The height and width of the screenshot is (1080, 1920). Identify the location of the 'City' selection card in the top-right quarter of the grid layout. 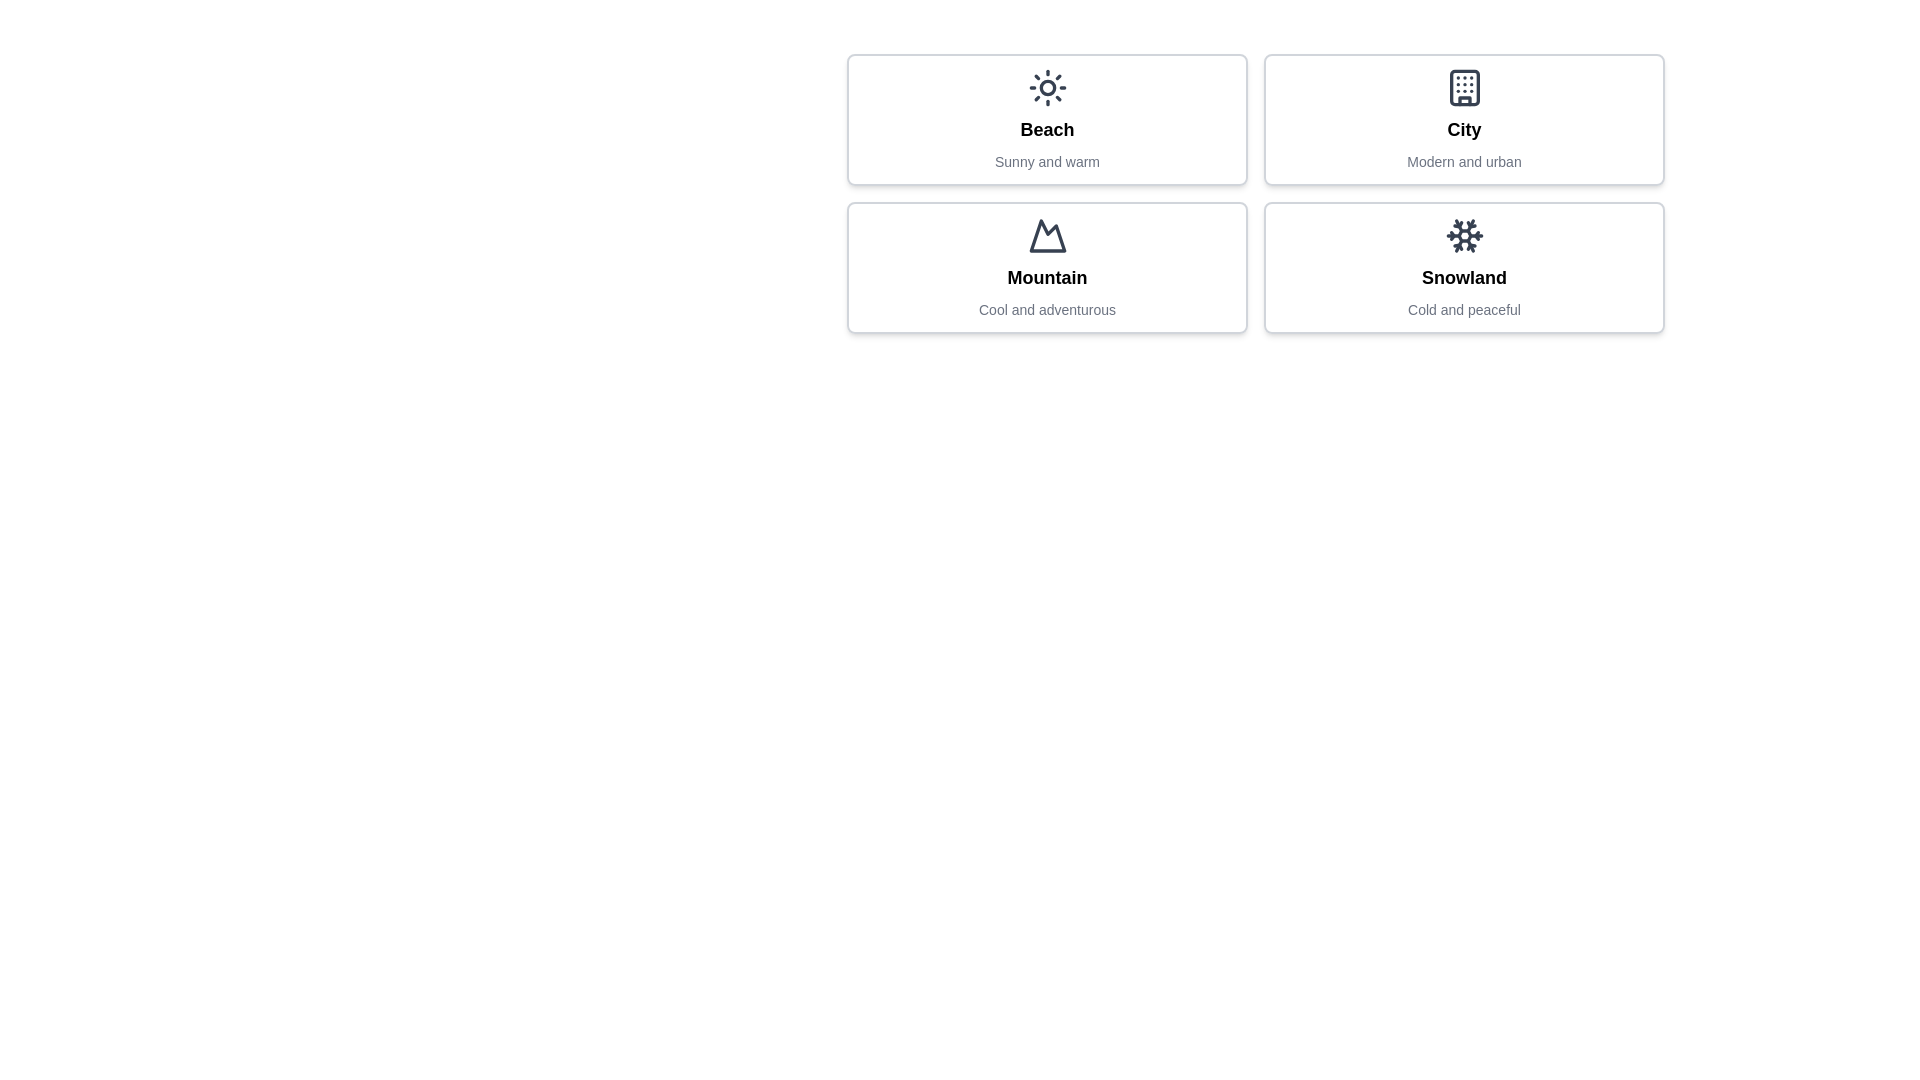
(1464, 119).